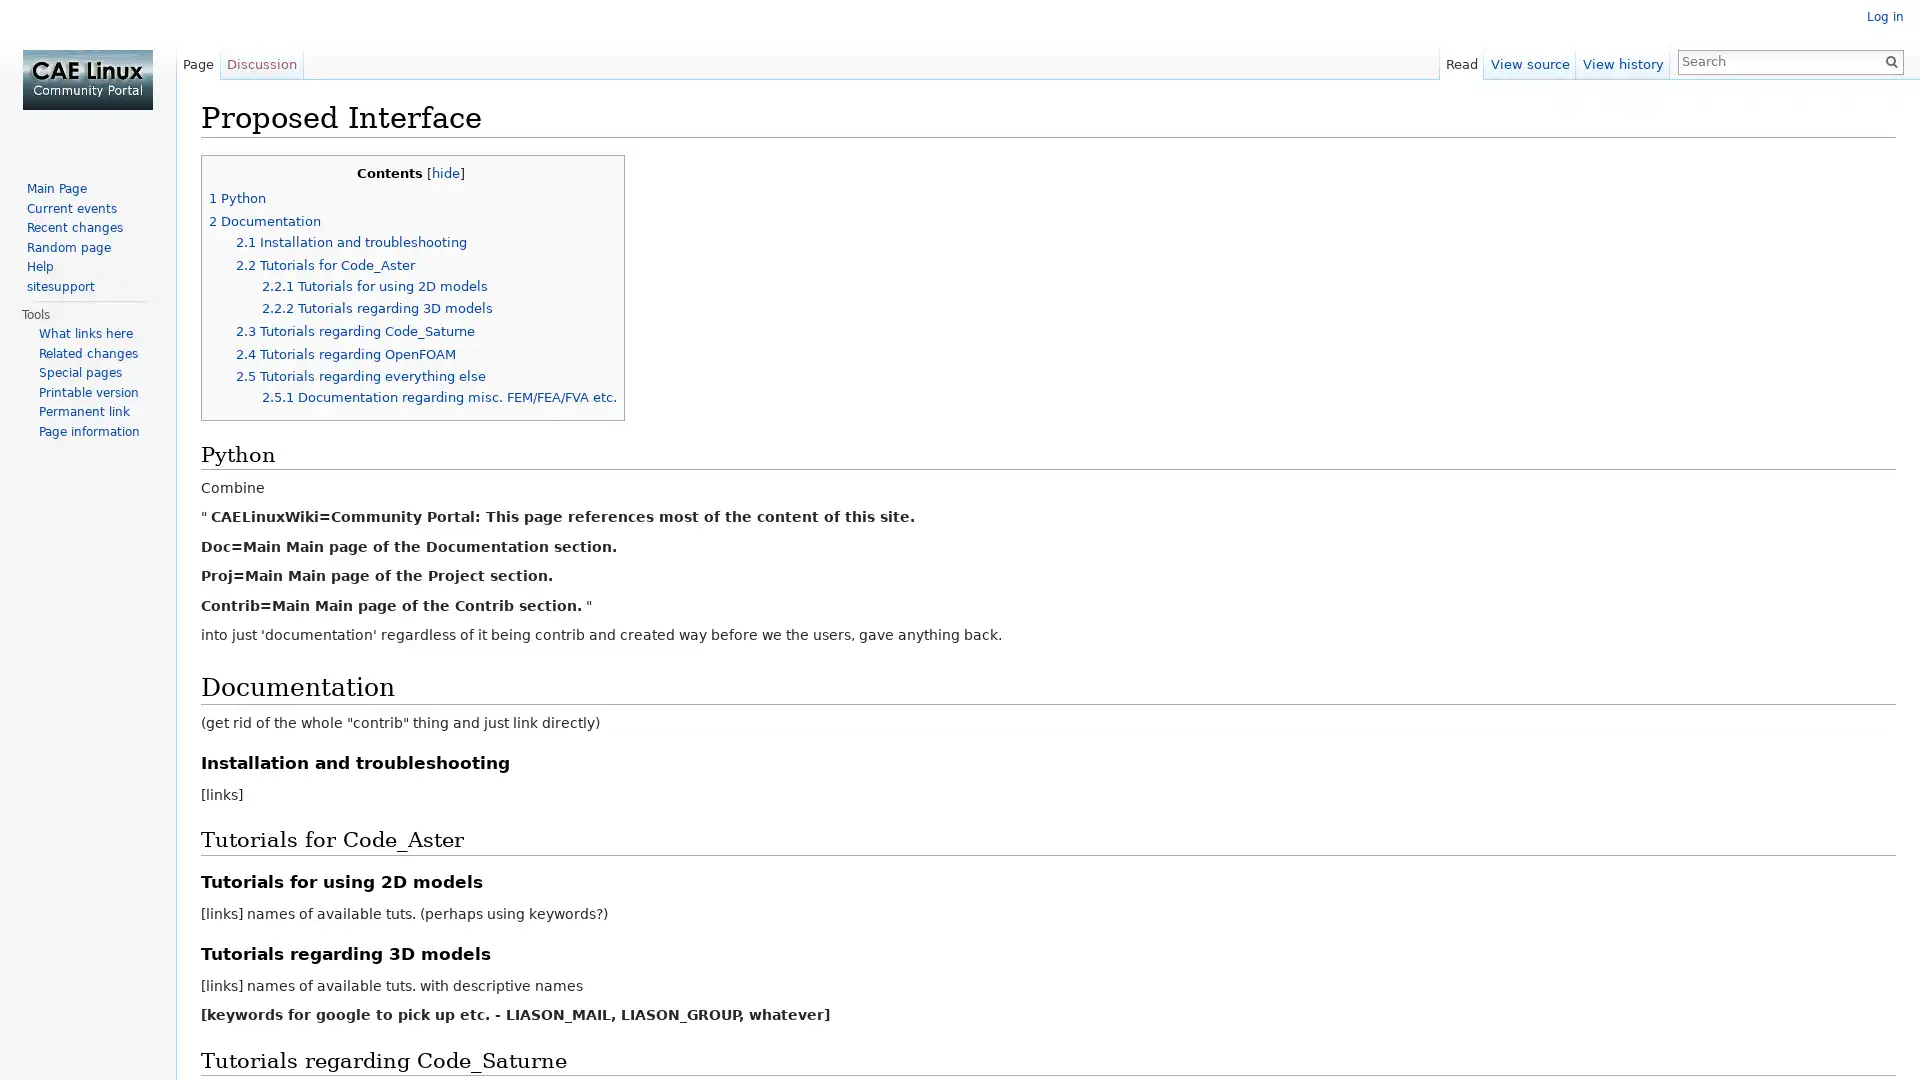  What do you see at coordinates (1890, 60) in the screenshot?
I see `Go` at bounding box center [1890, 60].